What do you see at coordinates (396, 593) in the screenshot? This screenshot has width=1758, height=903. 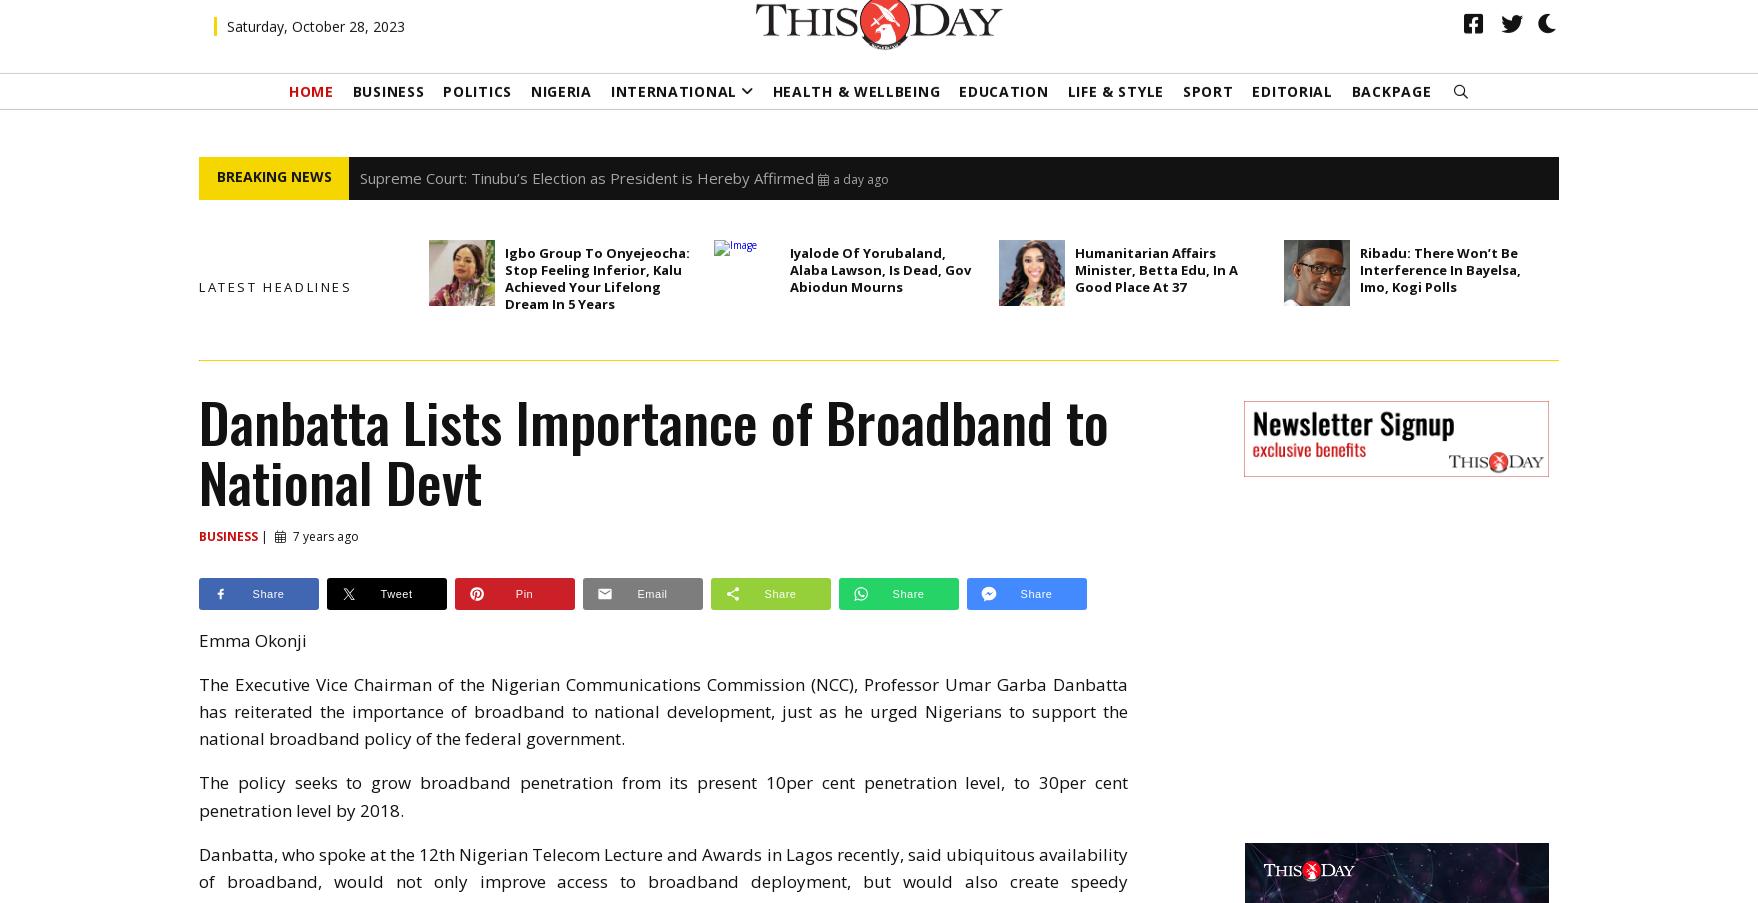 I see `'Tweet'` at bounding box center [396, 593].